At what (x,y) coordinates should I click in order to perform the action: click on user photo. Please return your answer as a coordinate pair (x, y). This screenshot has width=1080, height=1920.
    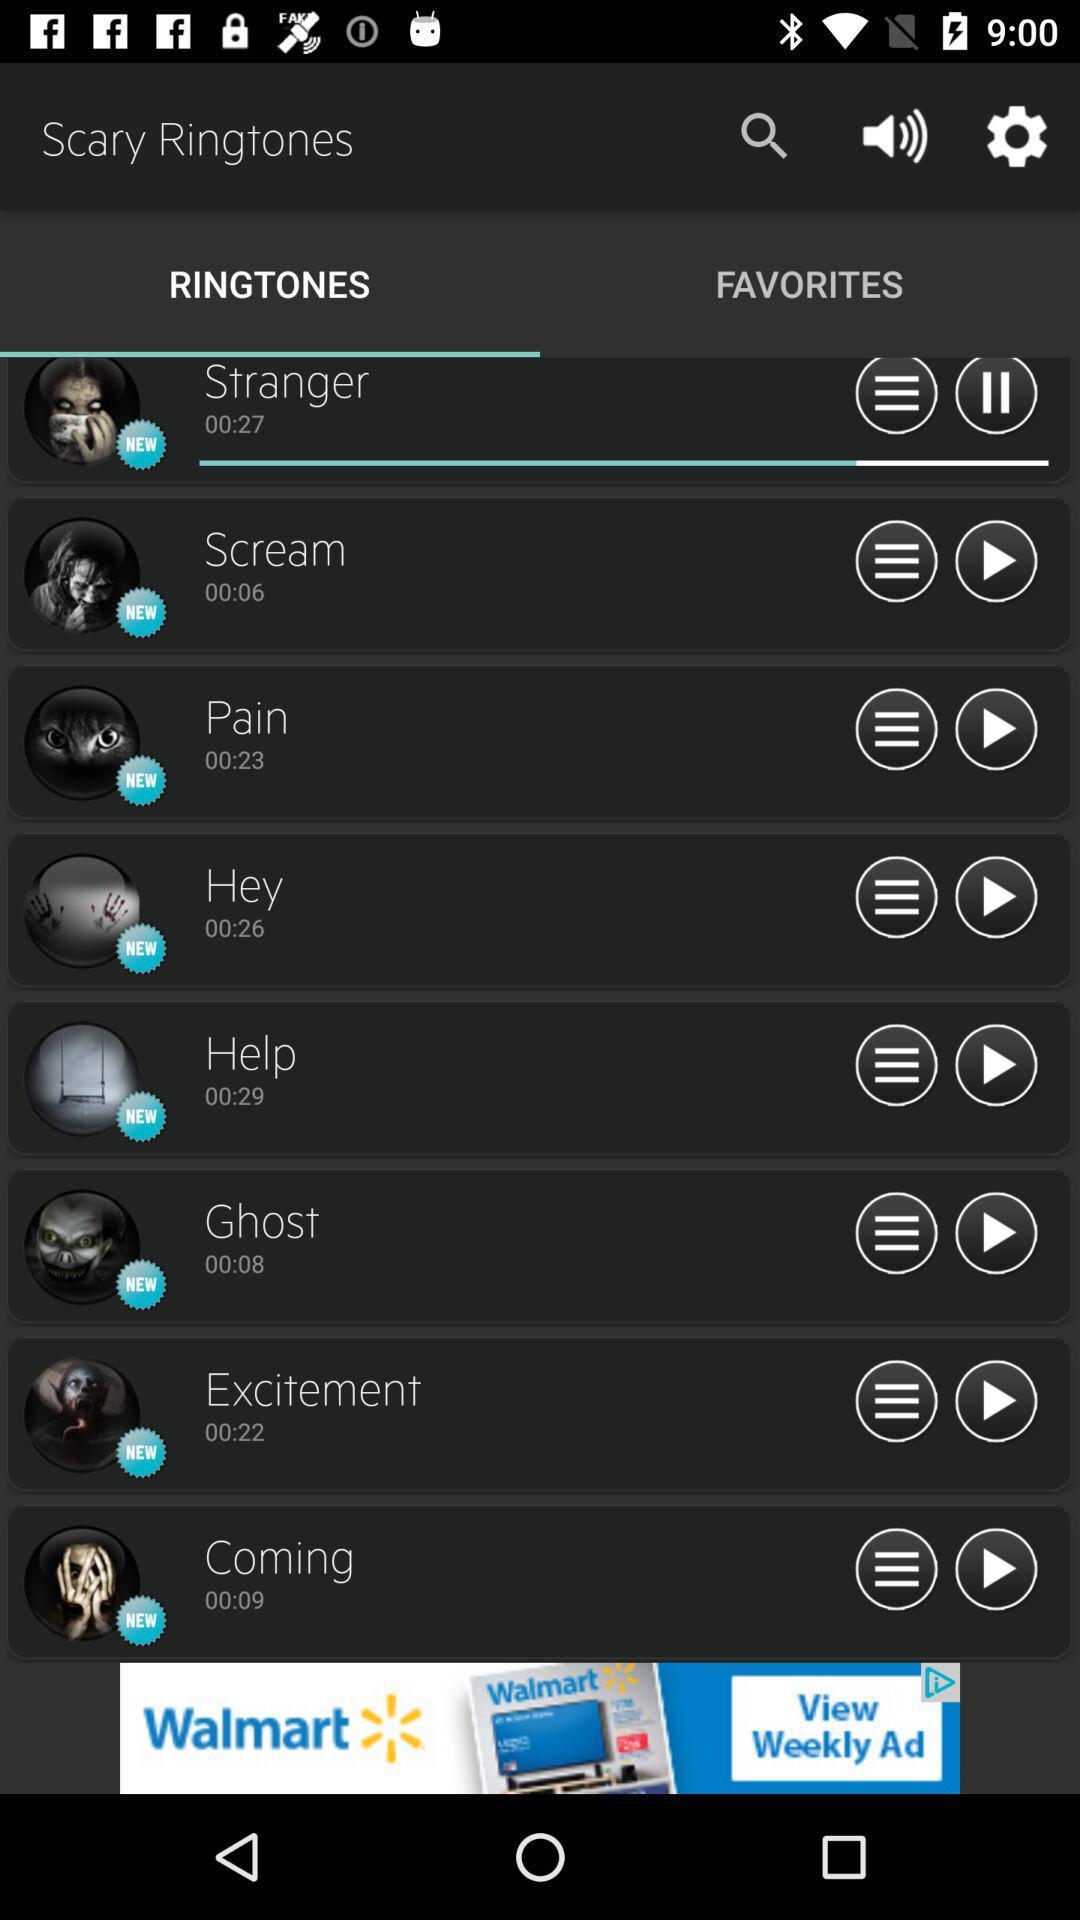
    Looking at the image, I should click on (80, 743).